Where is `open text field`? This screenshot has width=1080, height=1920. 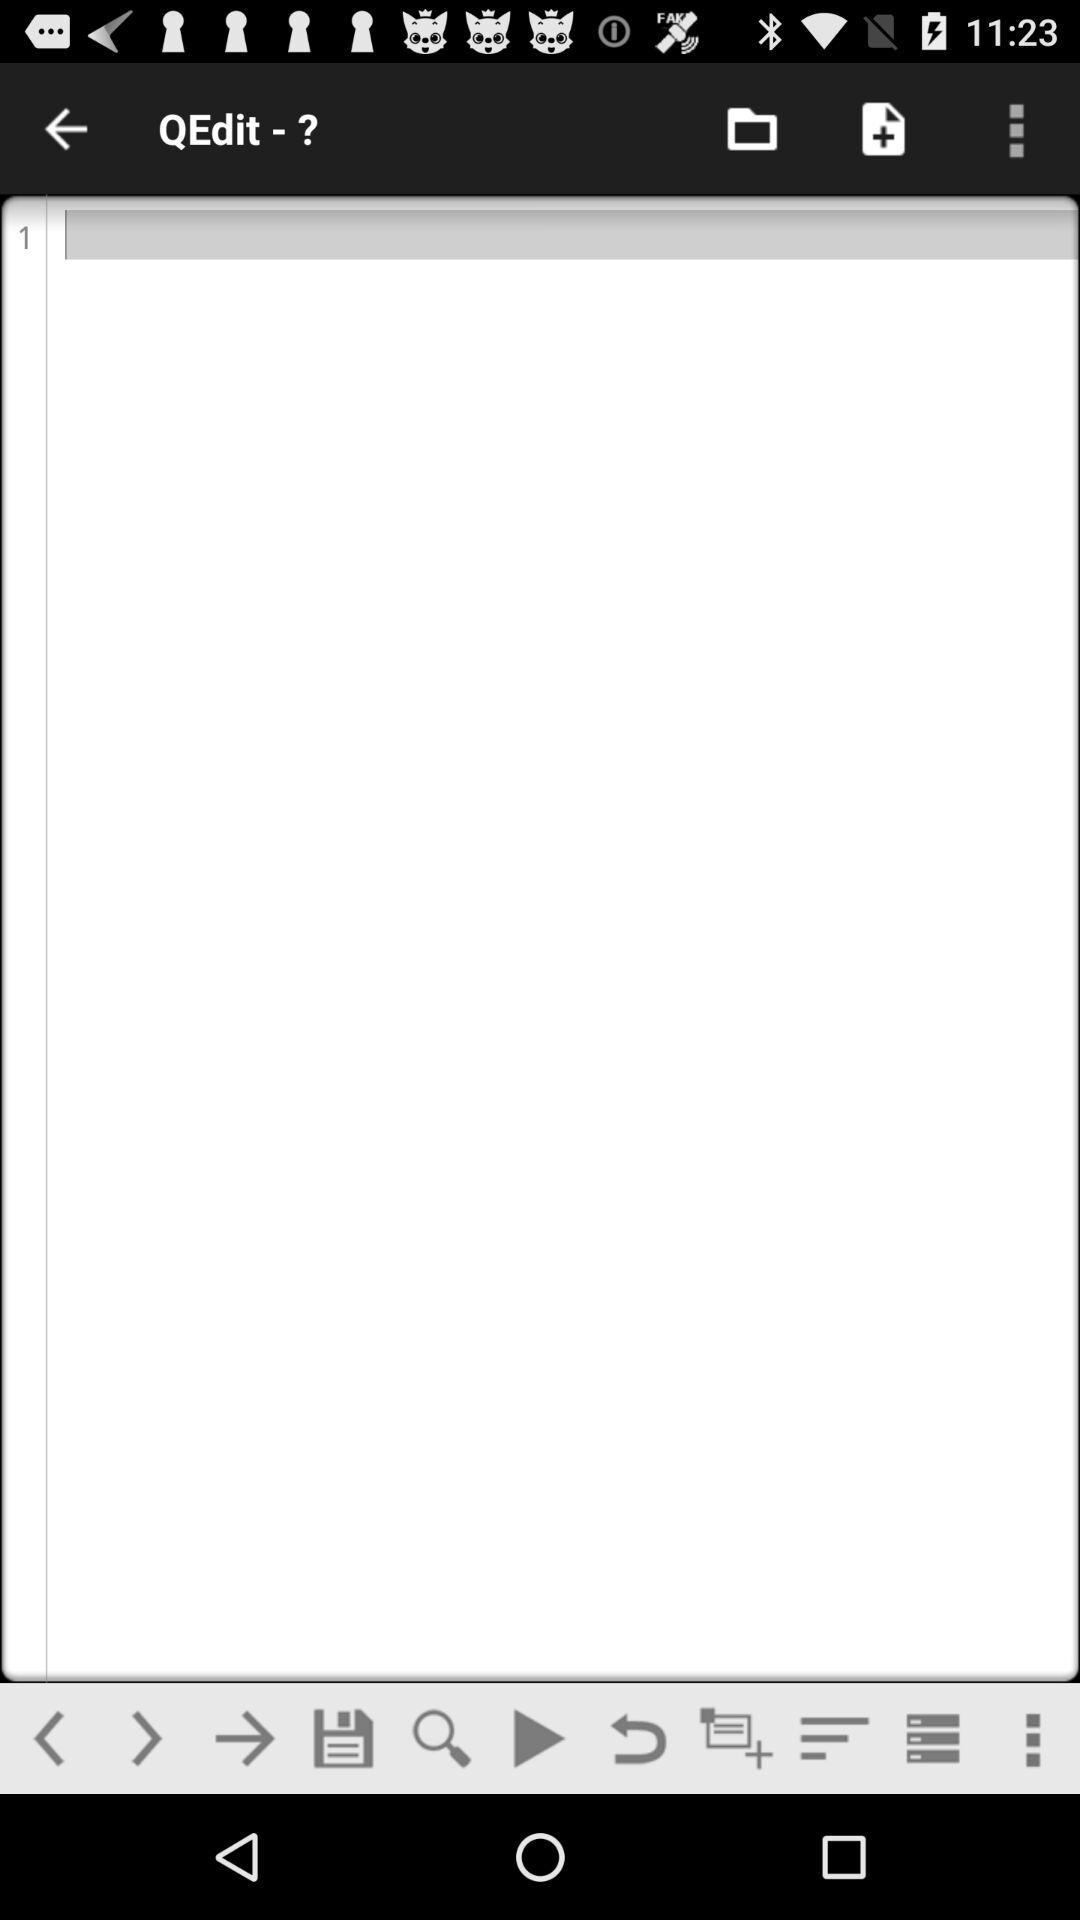
open text field is located at coordinates (540, 937).